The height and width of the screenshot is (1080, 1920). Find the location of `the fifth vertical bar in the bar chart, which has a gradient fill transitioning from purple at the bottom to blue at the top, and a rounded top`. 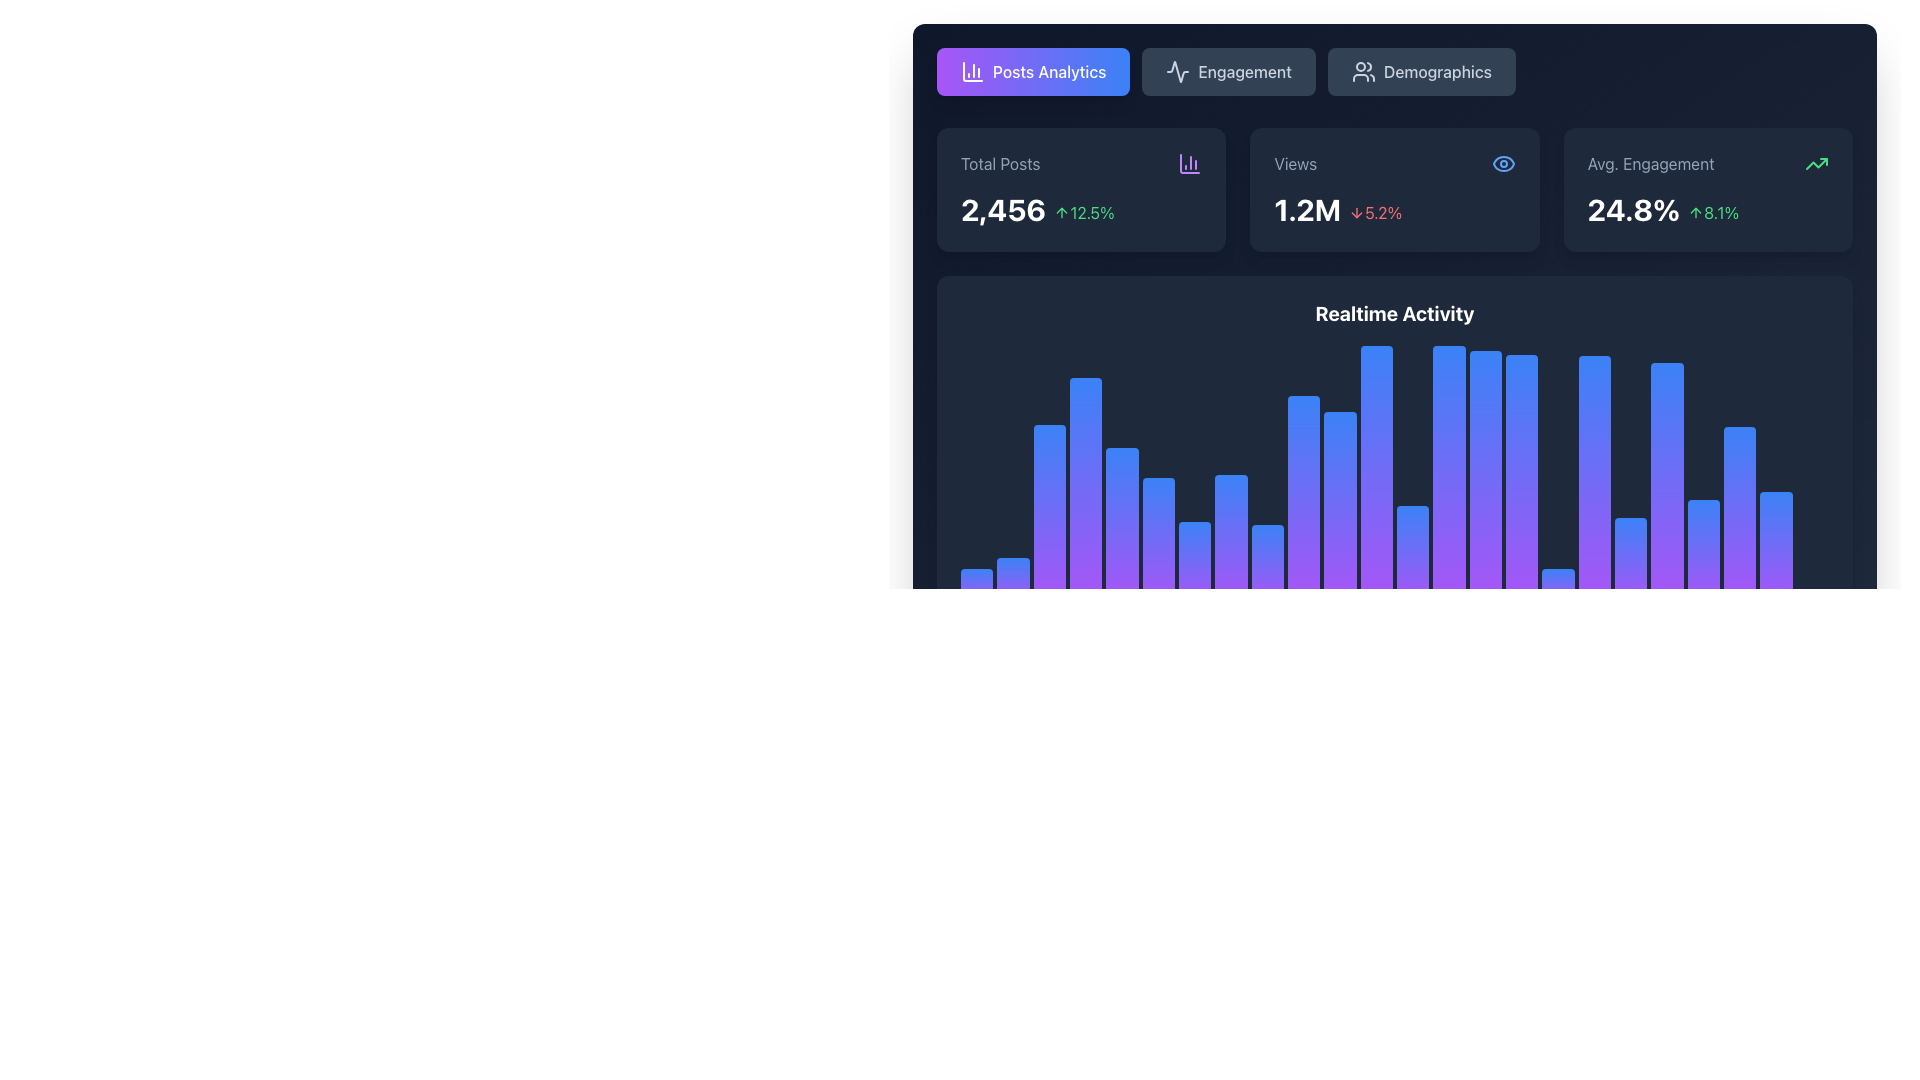

the fifth vertical bar in the bar chart, which has a gradient fill transitioning from purple at the bottom to blue at the top, and a rounded top is located at coordinates (1122, 484).